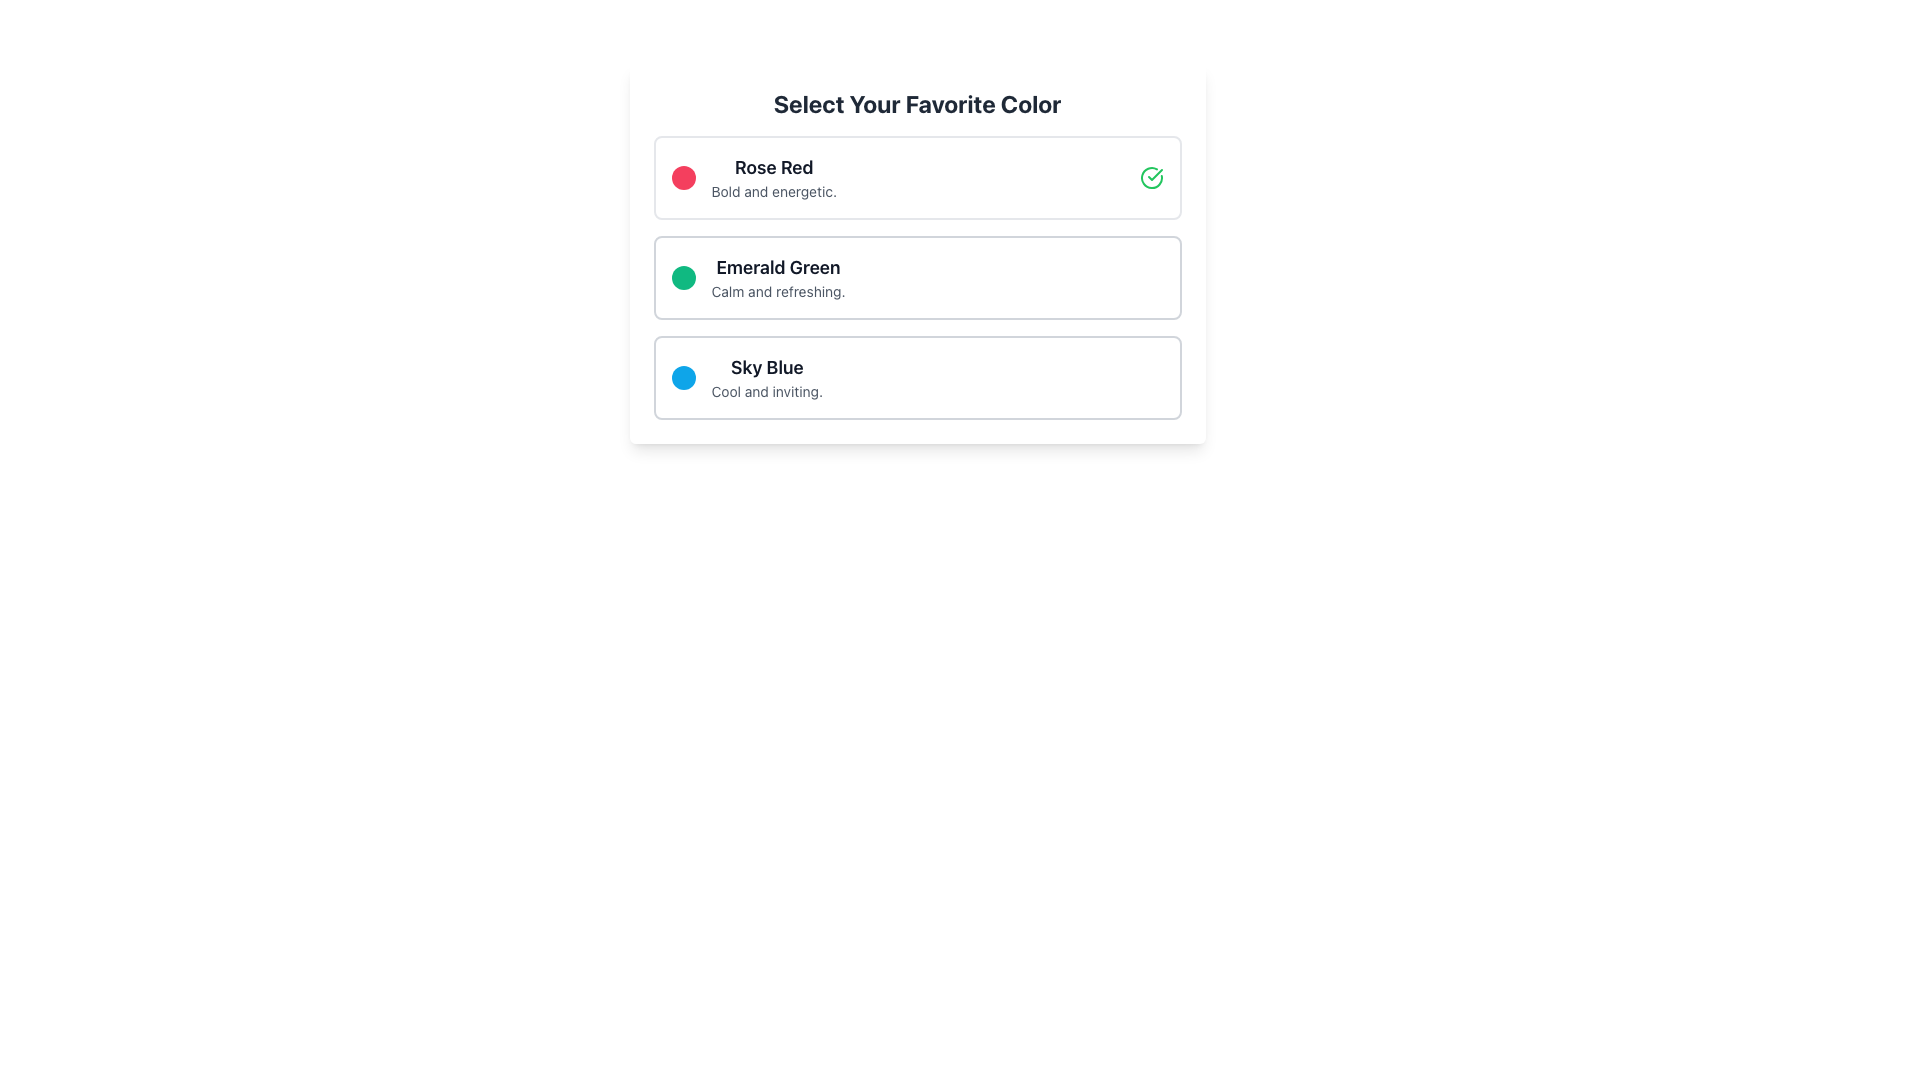 The height and width of the screenshot is (1080, 1920). What do you see at coordinates (773, 167) in the screenshot?
I see `the text label displaying 'Rose Red', which is bold and dark gray, positioned at the top of a vertical list of choices` at bounding box center [773, 167].